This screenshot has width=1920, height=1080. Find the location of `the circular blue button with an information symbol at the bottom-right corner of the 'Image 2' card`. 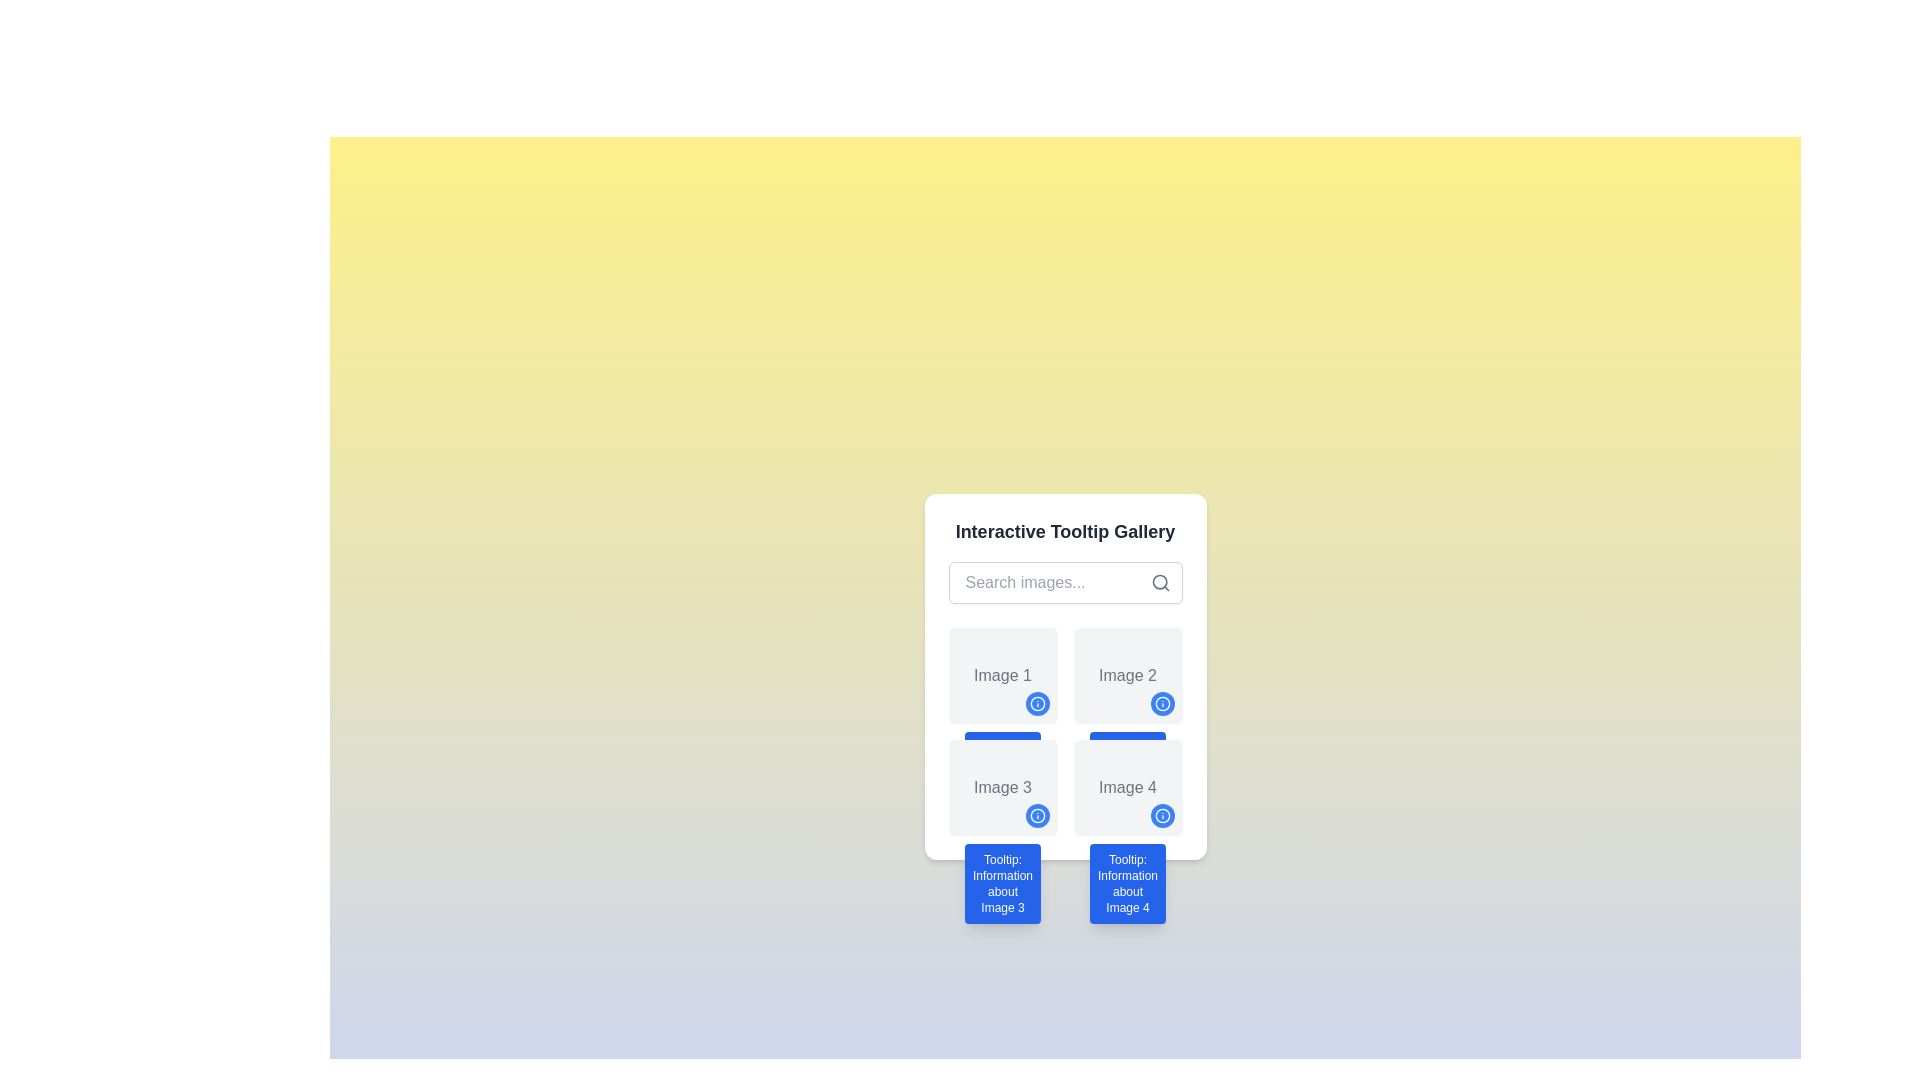

the circular blue button with an information symbol at the bottom-right corner of the 'Image 2' card is located at coordinates (1162, 703).